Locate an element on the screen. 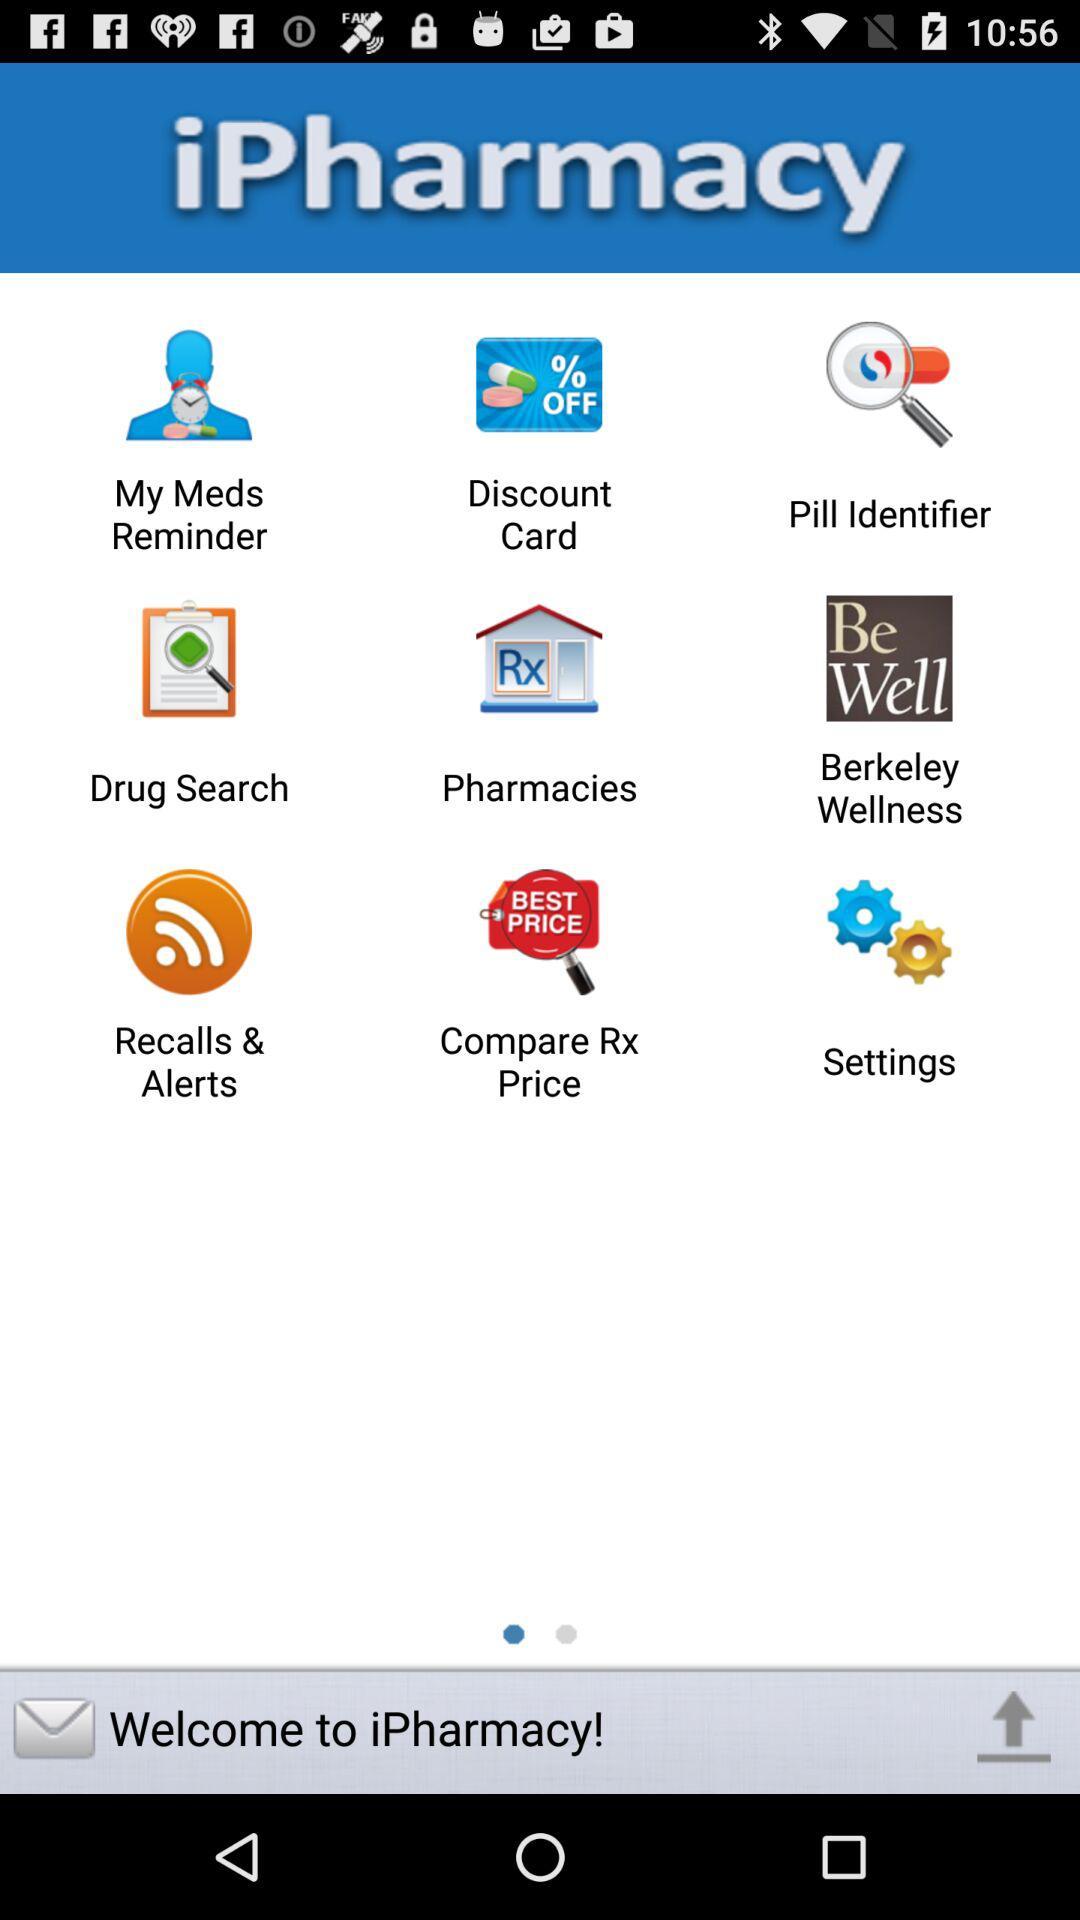 Image resolution: width=1080 pixels, height=1920 pixels. item to the right of welcome to ipharmacy! icon is located at coordinates (1014, 1727).